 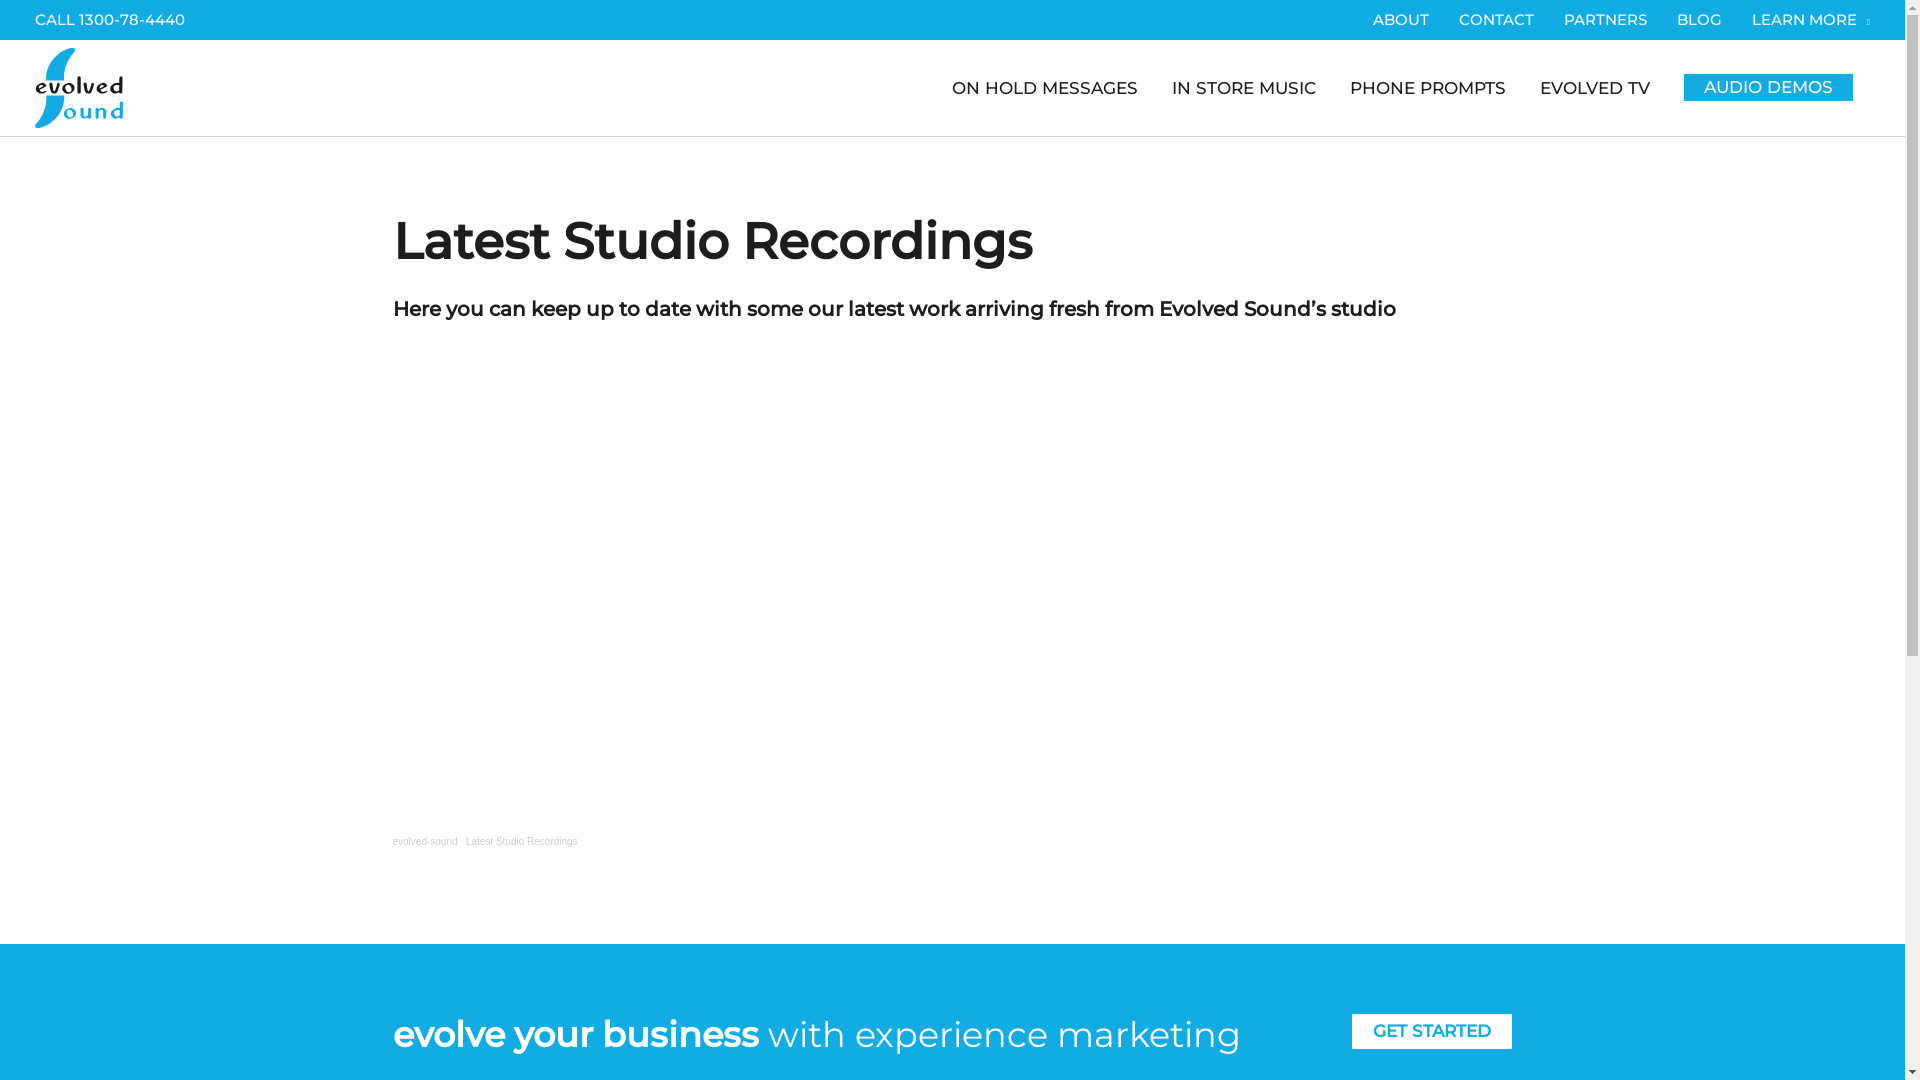 What do you see at coordinates (1803, 19) in the screenshot?
I see `'LEARN MORE'` at bounding box center [1803, 19].